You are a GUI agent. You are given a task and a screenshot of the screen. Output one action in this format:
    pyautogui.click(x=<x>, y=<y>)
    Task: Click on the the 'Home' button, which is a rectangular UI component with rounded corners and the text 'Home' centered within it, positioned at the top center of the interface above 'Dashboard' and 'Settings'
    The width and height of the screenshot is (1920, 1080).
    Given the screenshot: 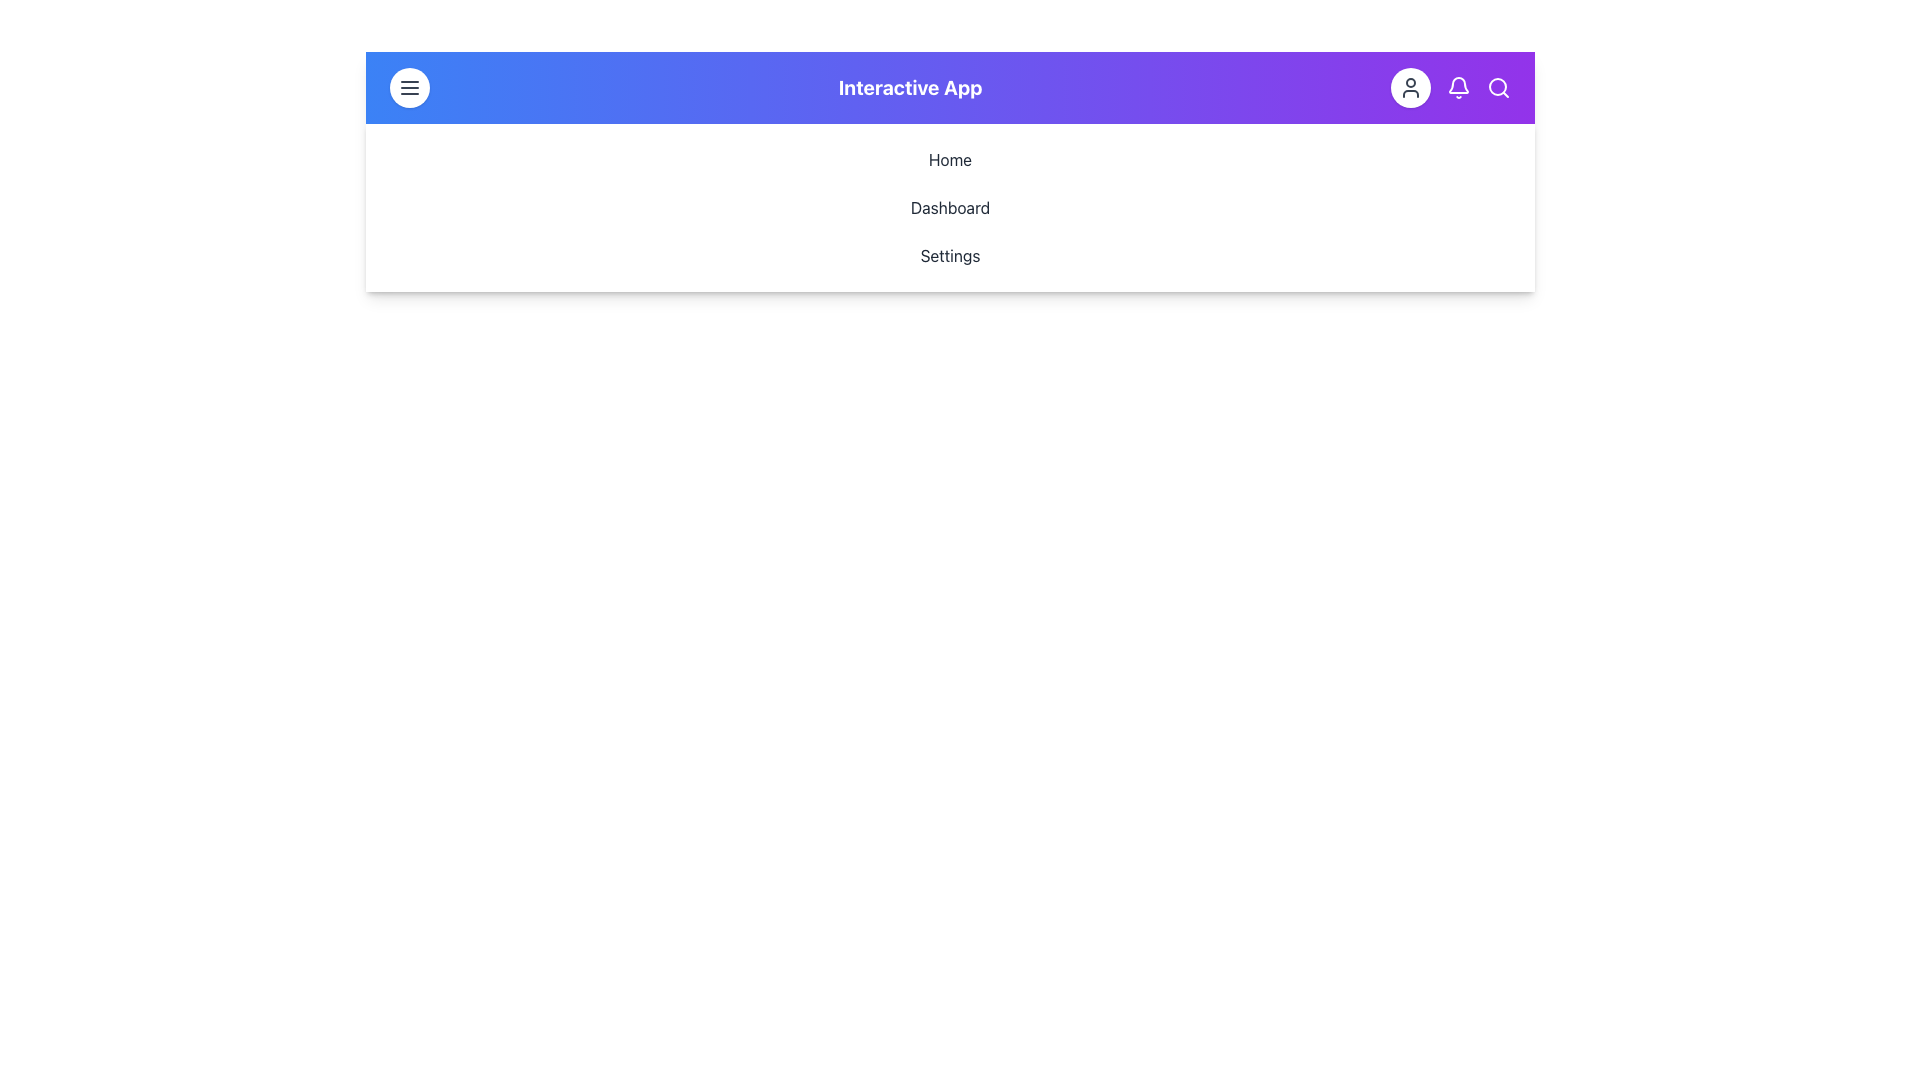 What is the action you would take?
    pyautogui.click(x=949, y=158)
    